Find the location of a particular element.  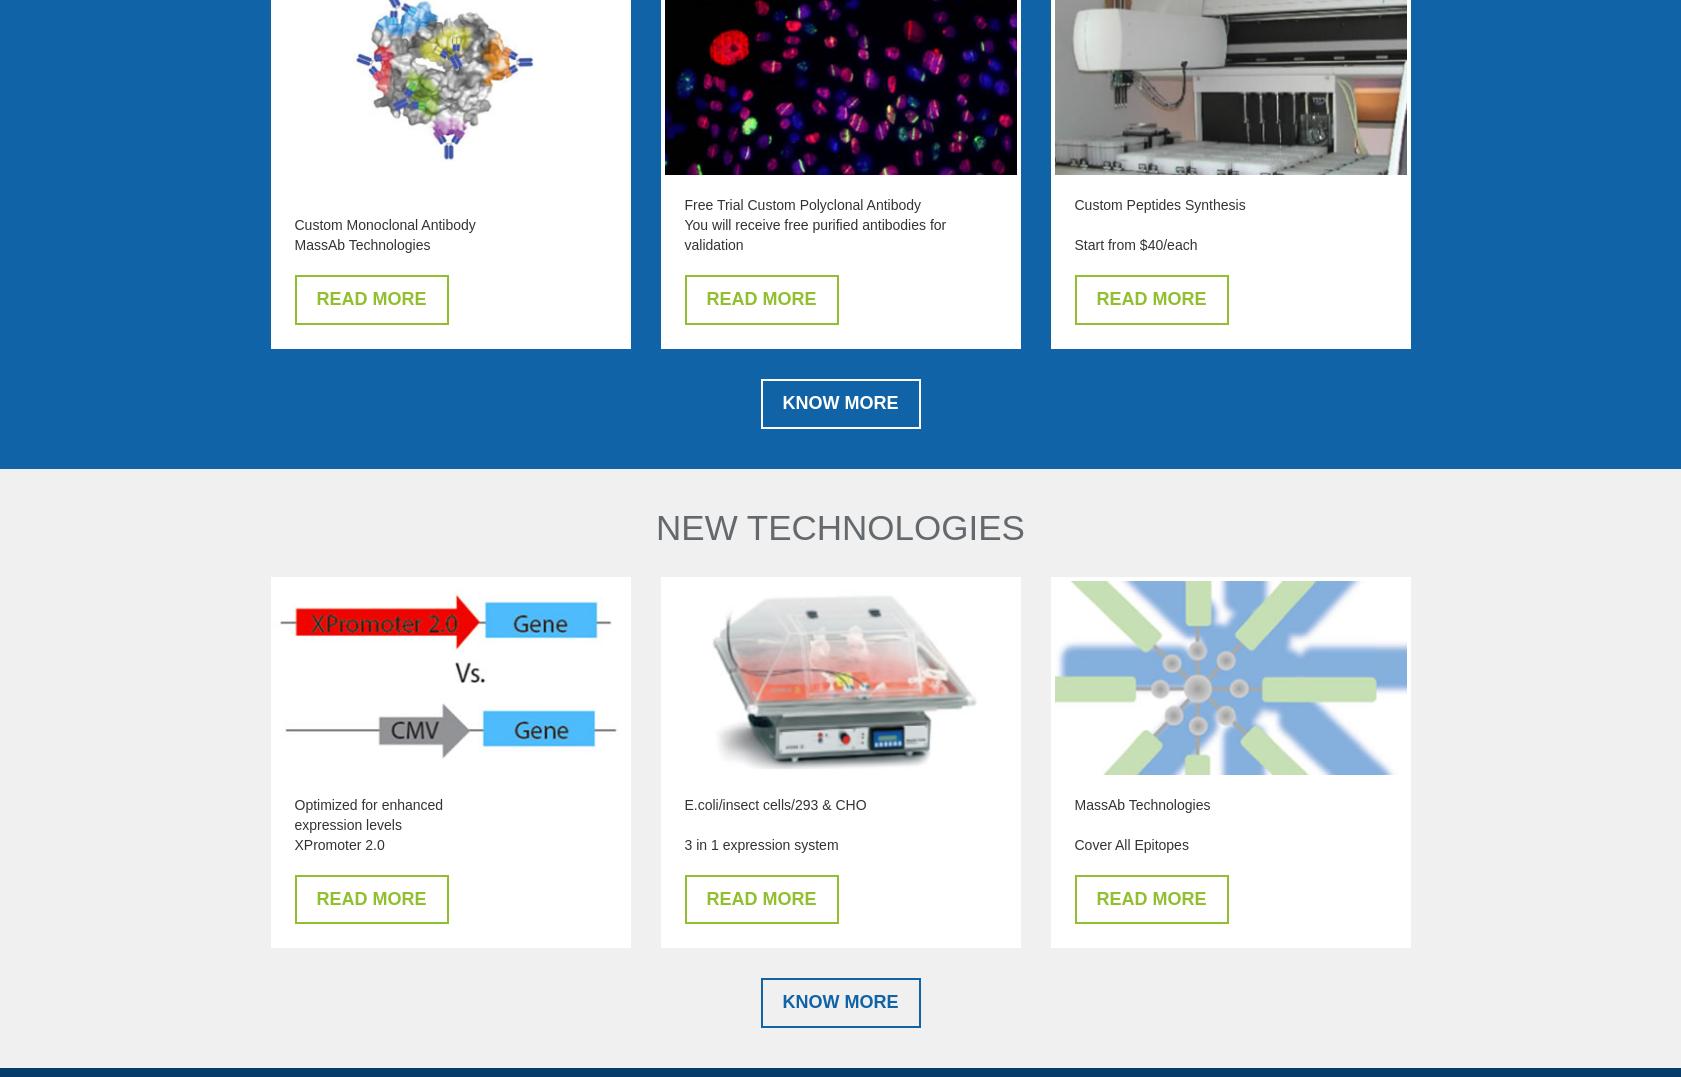

'Free Trial Custom Polyclonal Antibody' is located at coordinates (801, 203).